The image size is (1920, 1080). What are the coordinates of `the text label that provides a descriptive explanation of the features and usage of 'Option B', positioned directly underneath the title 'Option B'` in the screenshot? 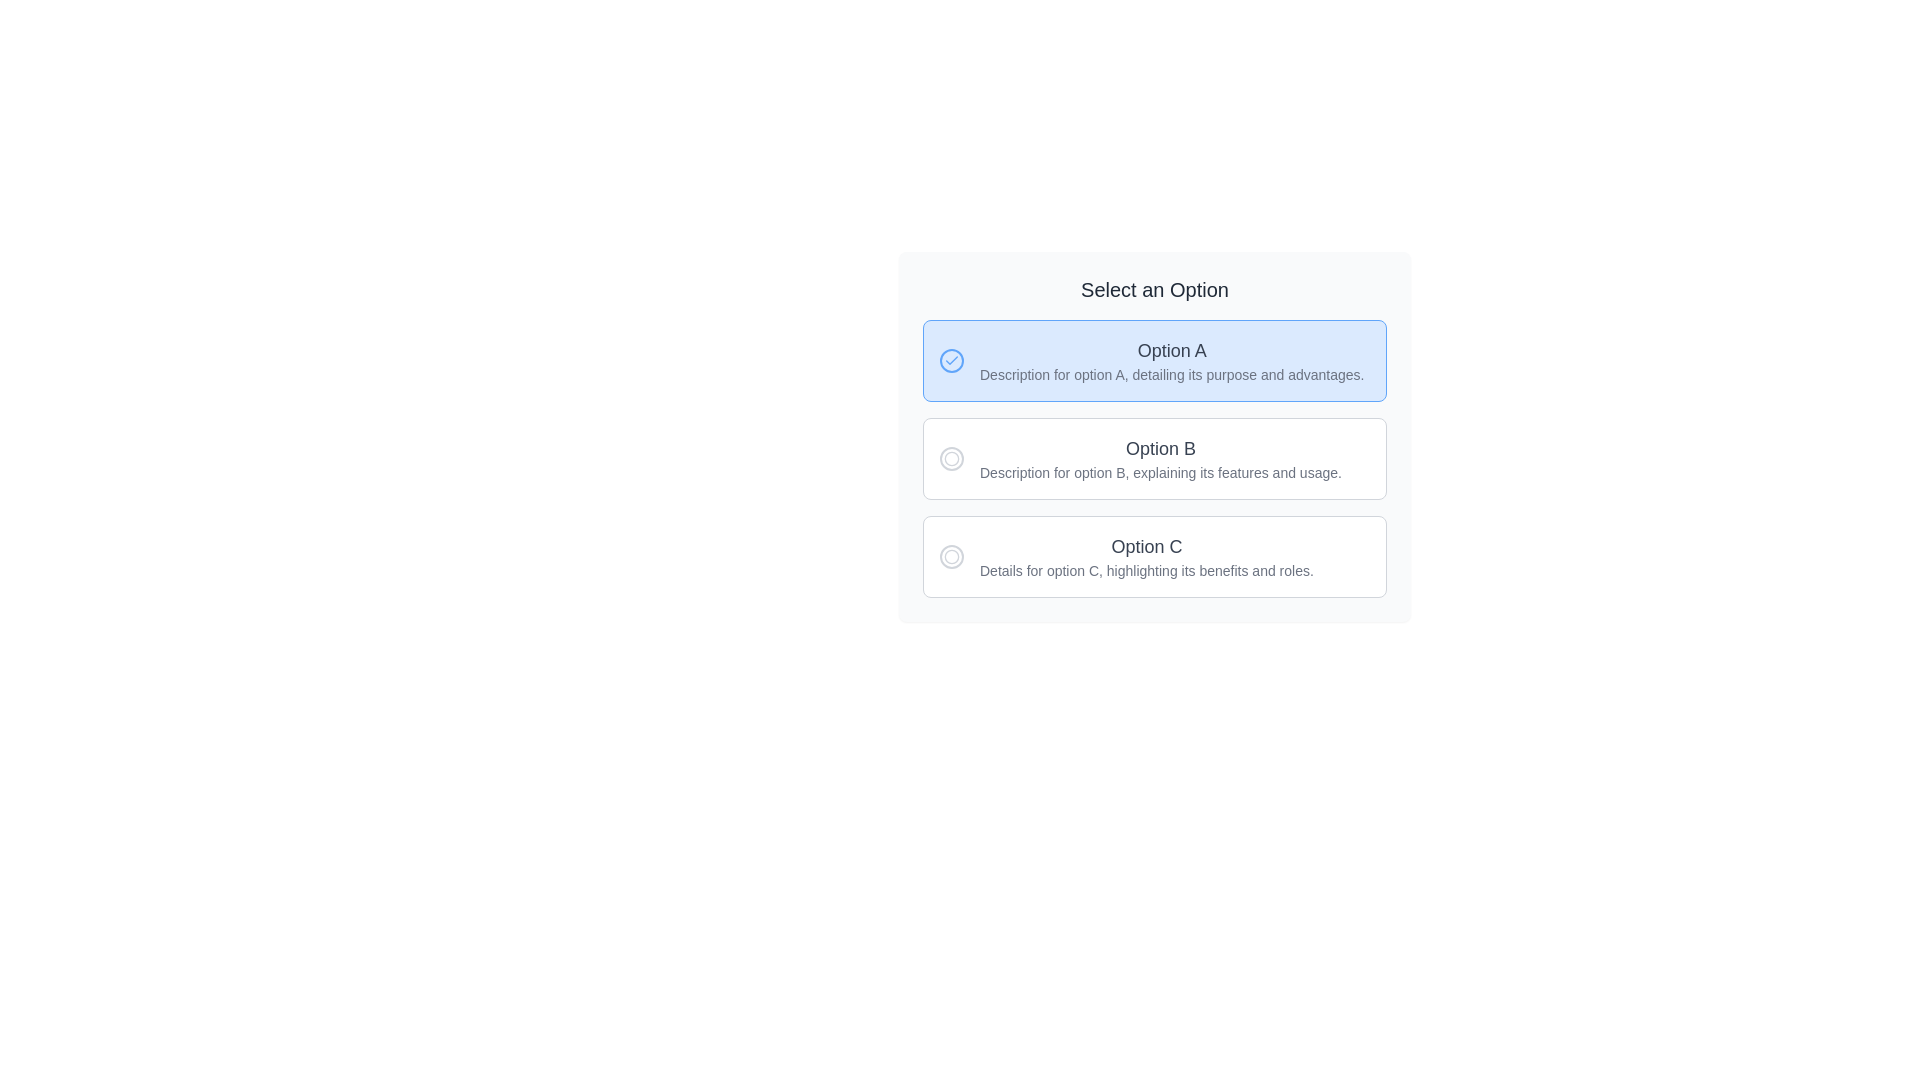 It's located at (1161, 473).